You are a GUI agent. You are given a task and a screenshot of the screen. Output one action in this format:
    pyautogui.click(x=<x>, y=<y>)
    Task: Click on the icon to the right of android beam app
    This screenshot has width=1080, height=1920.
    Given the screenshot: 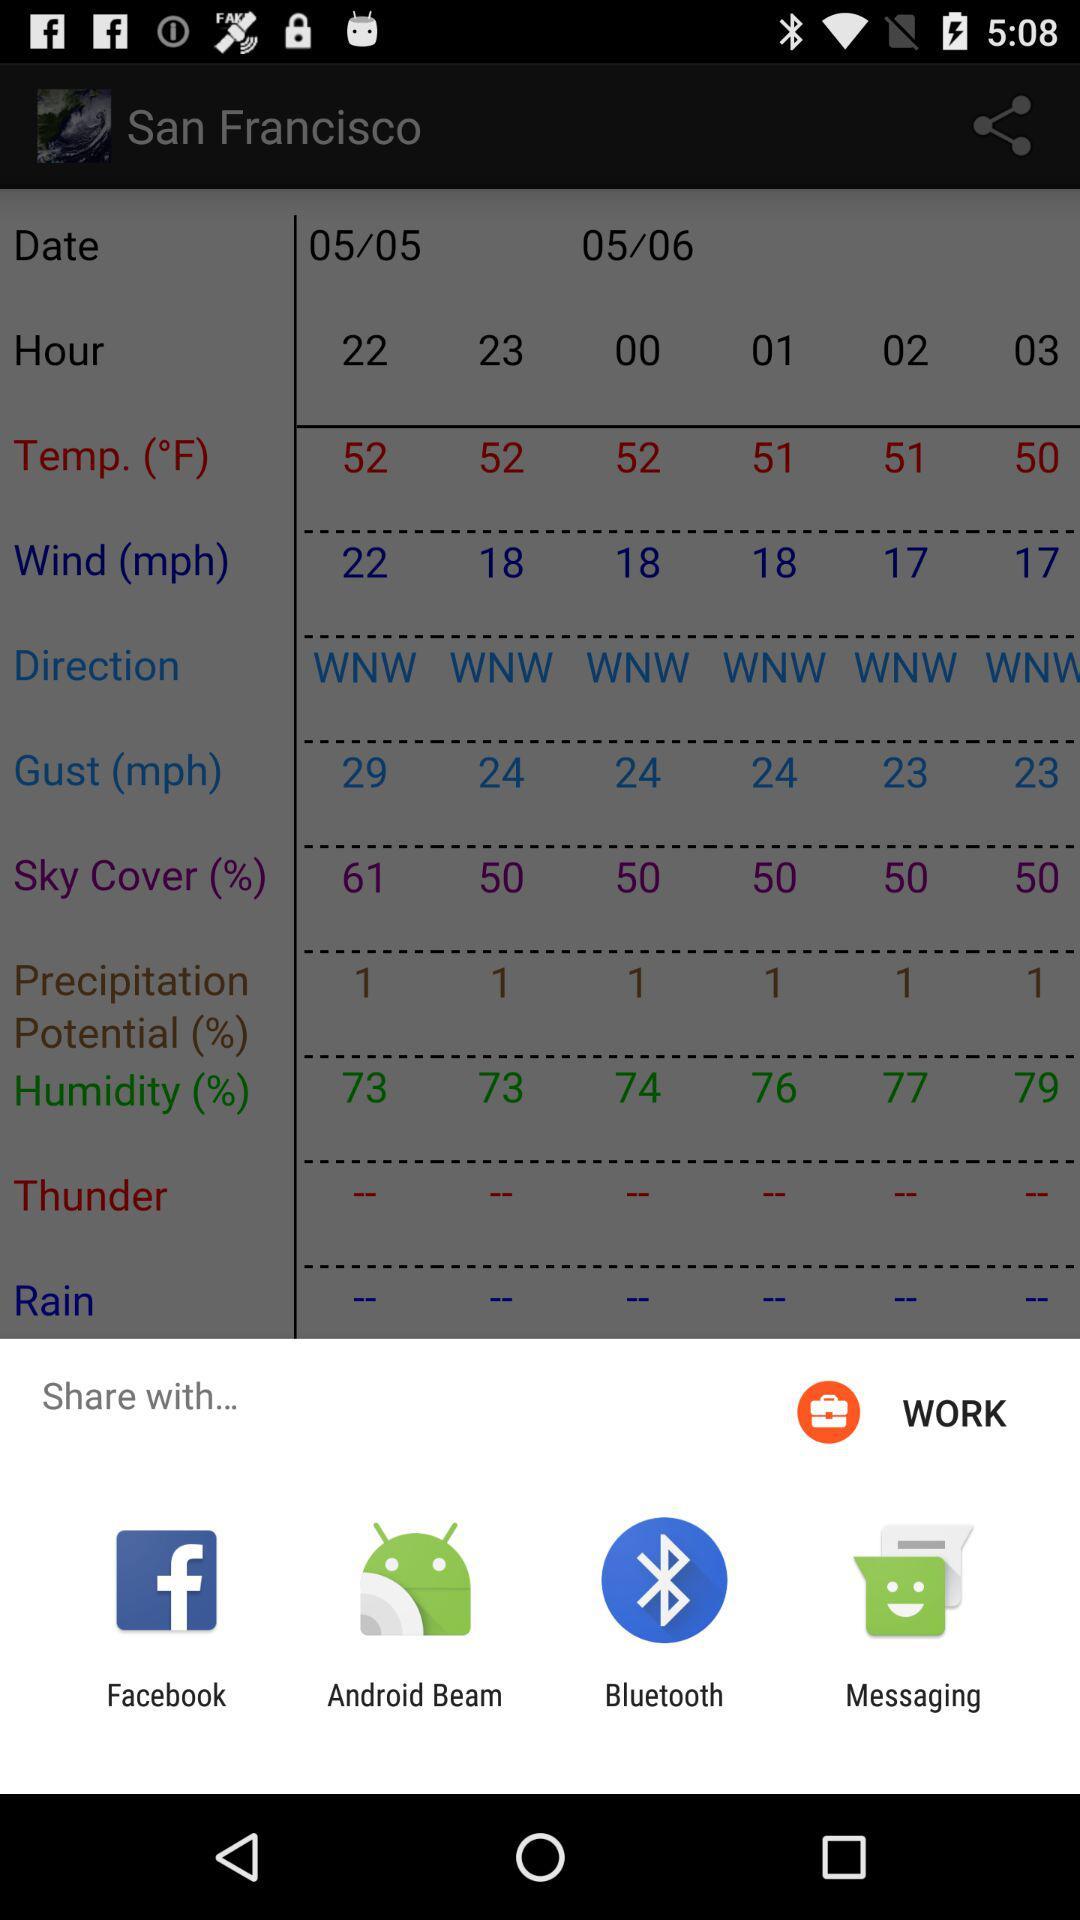 What is the action you would take?
    pyautogui.click(x=664, y=1711)
    